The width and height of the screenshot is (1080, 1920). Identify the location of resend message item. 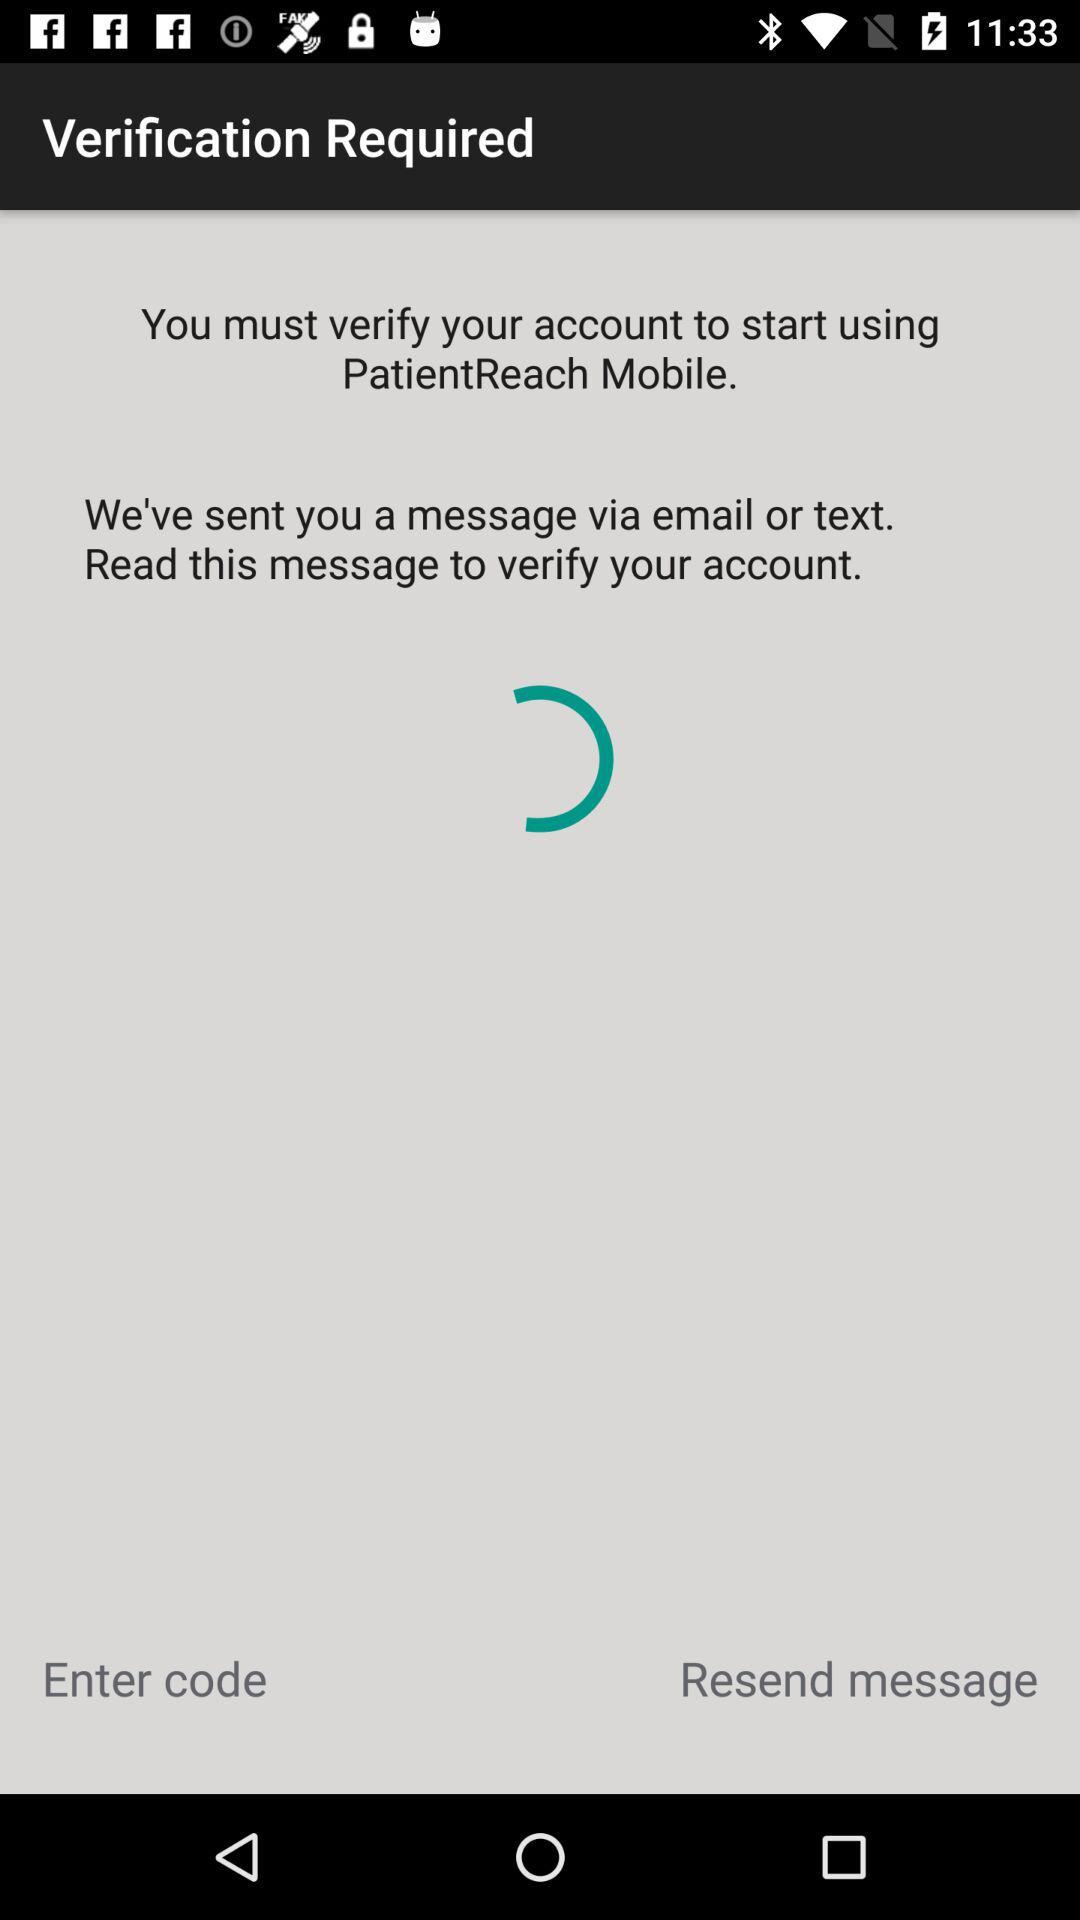
(857, 1678).